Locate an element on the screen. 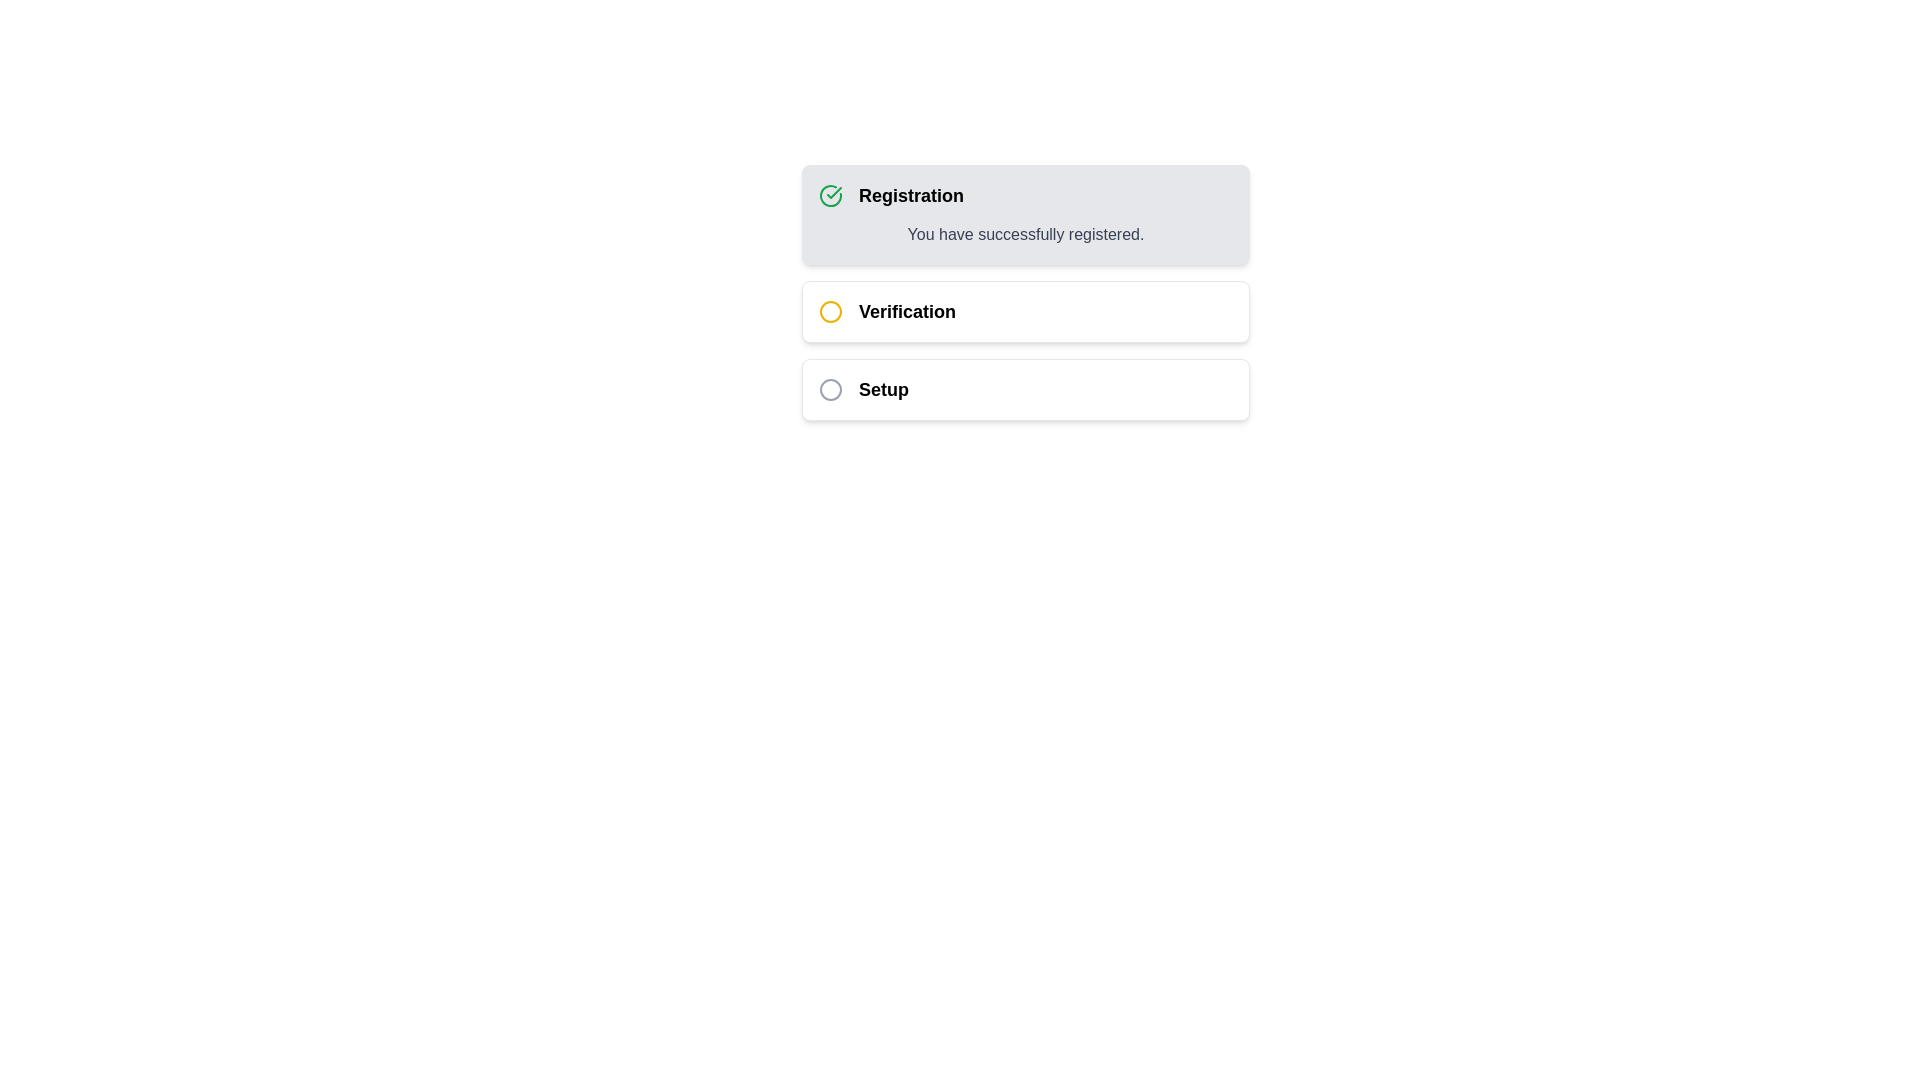 The width and height of the screenshot is (1920, 1080). the yellow circular outline icon next to the 'Verification' label is located at coordinates (830, 312).